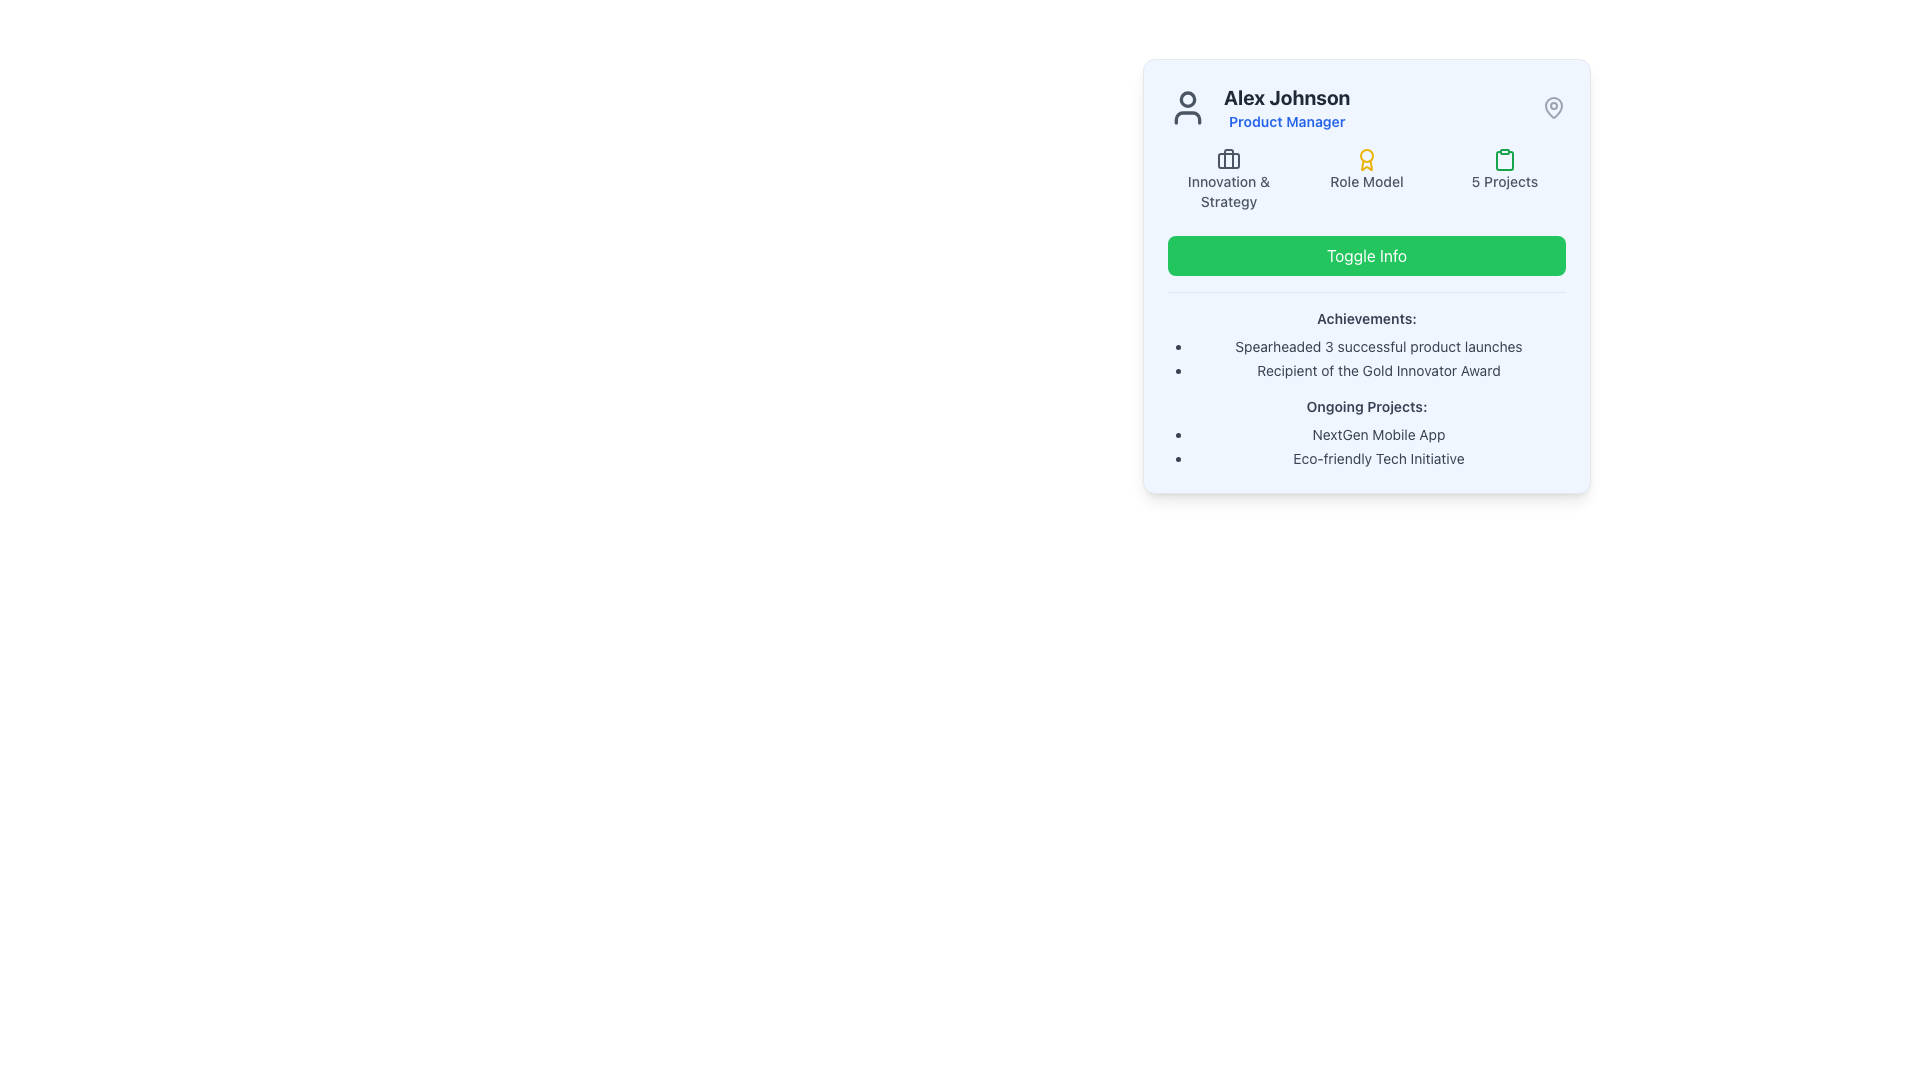 The height and width of the screenshot is (1080, 1920). What do you see at coordinates (1188, 99) in the screenshot?
I see `the small circular node that forms the head component of the user icon, which is styled with a gray outline and positioned at the top-left corner of the profile card` at bounding box center [1188, 99].